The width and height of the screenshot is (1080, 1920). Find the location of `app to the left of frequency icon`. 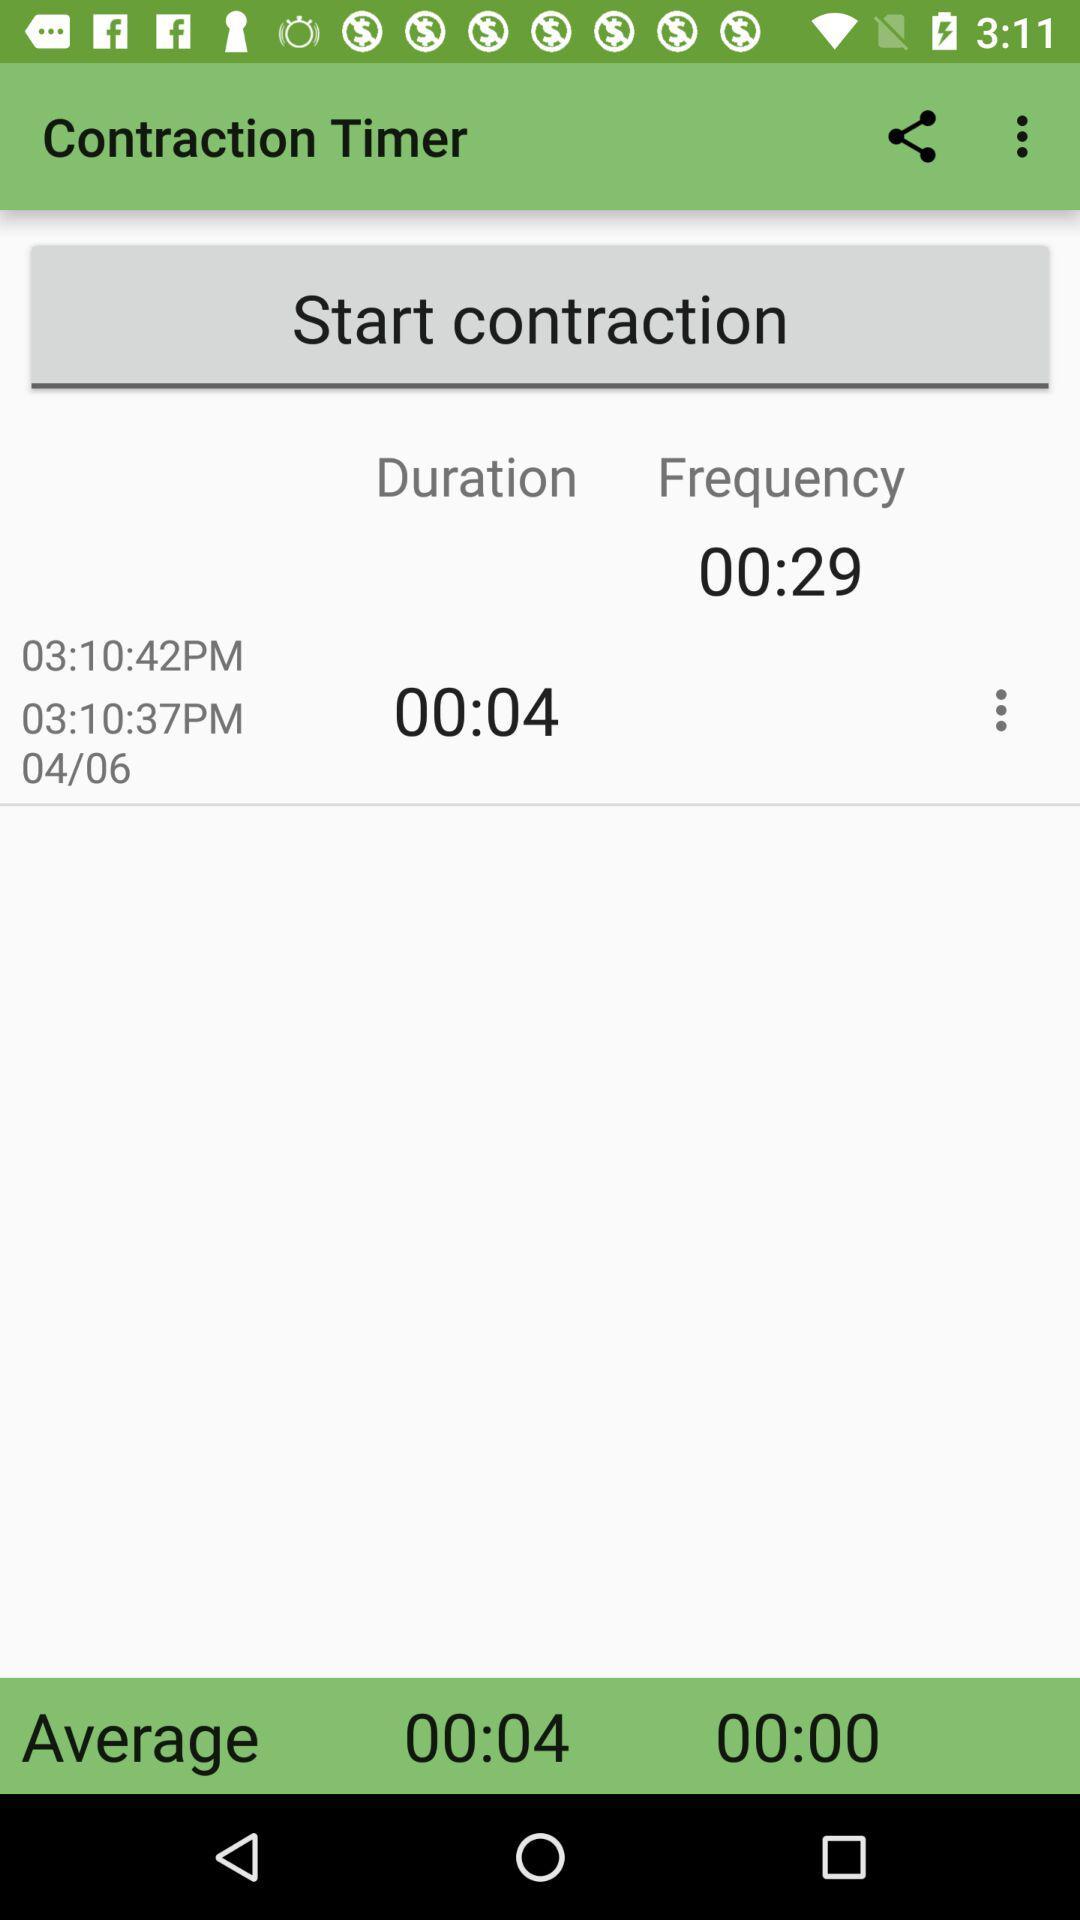

app to the left of frequency icon is located at coordinates (323, 568).